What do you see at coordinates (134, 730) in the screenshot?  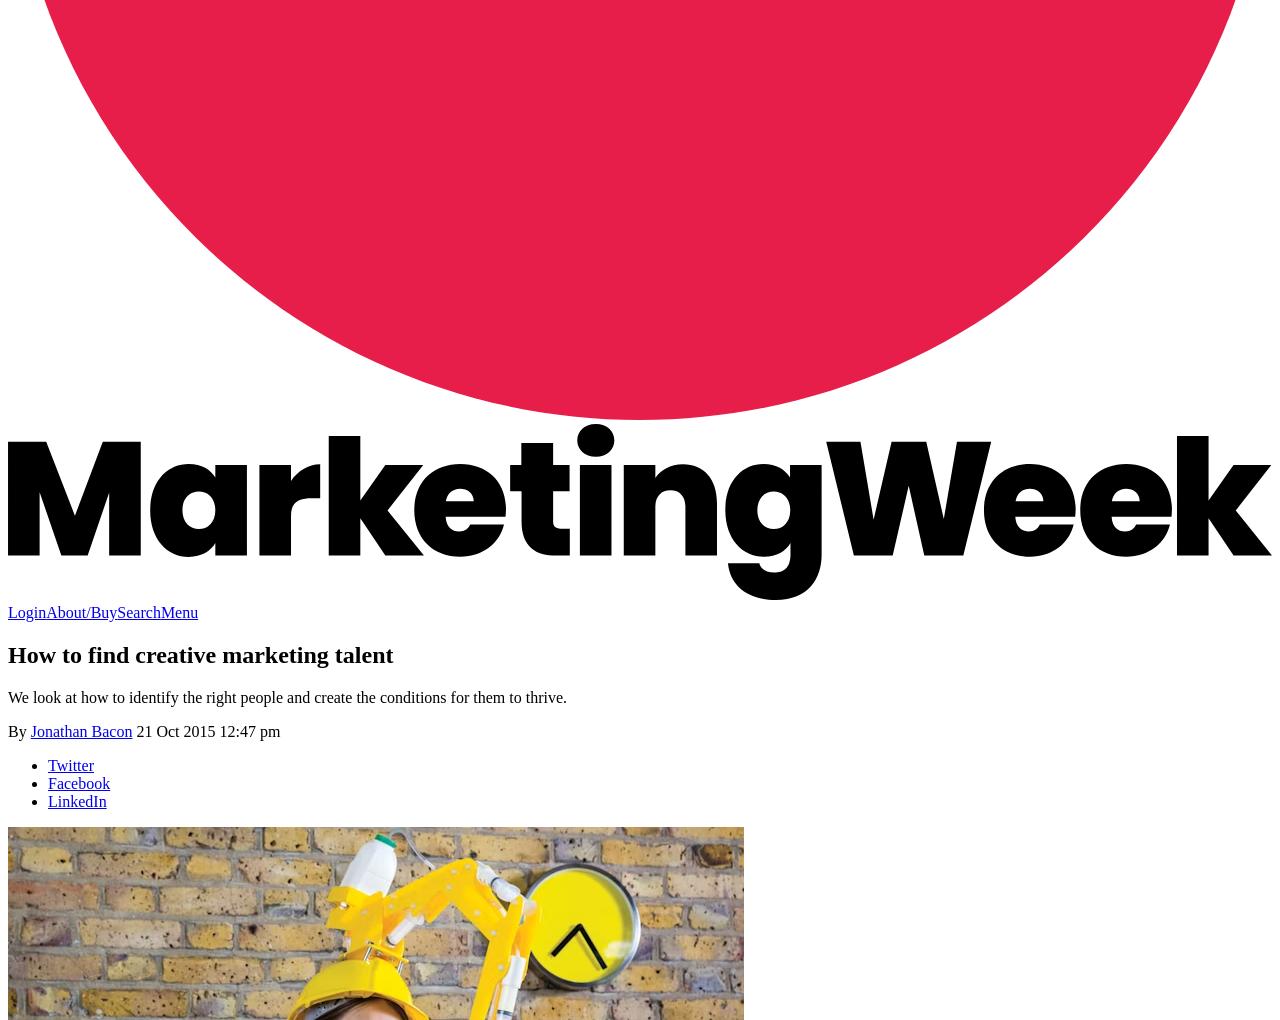 I see `'21 Oct 2015'` at bounding box center [134, 730].